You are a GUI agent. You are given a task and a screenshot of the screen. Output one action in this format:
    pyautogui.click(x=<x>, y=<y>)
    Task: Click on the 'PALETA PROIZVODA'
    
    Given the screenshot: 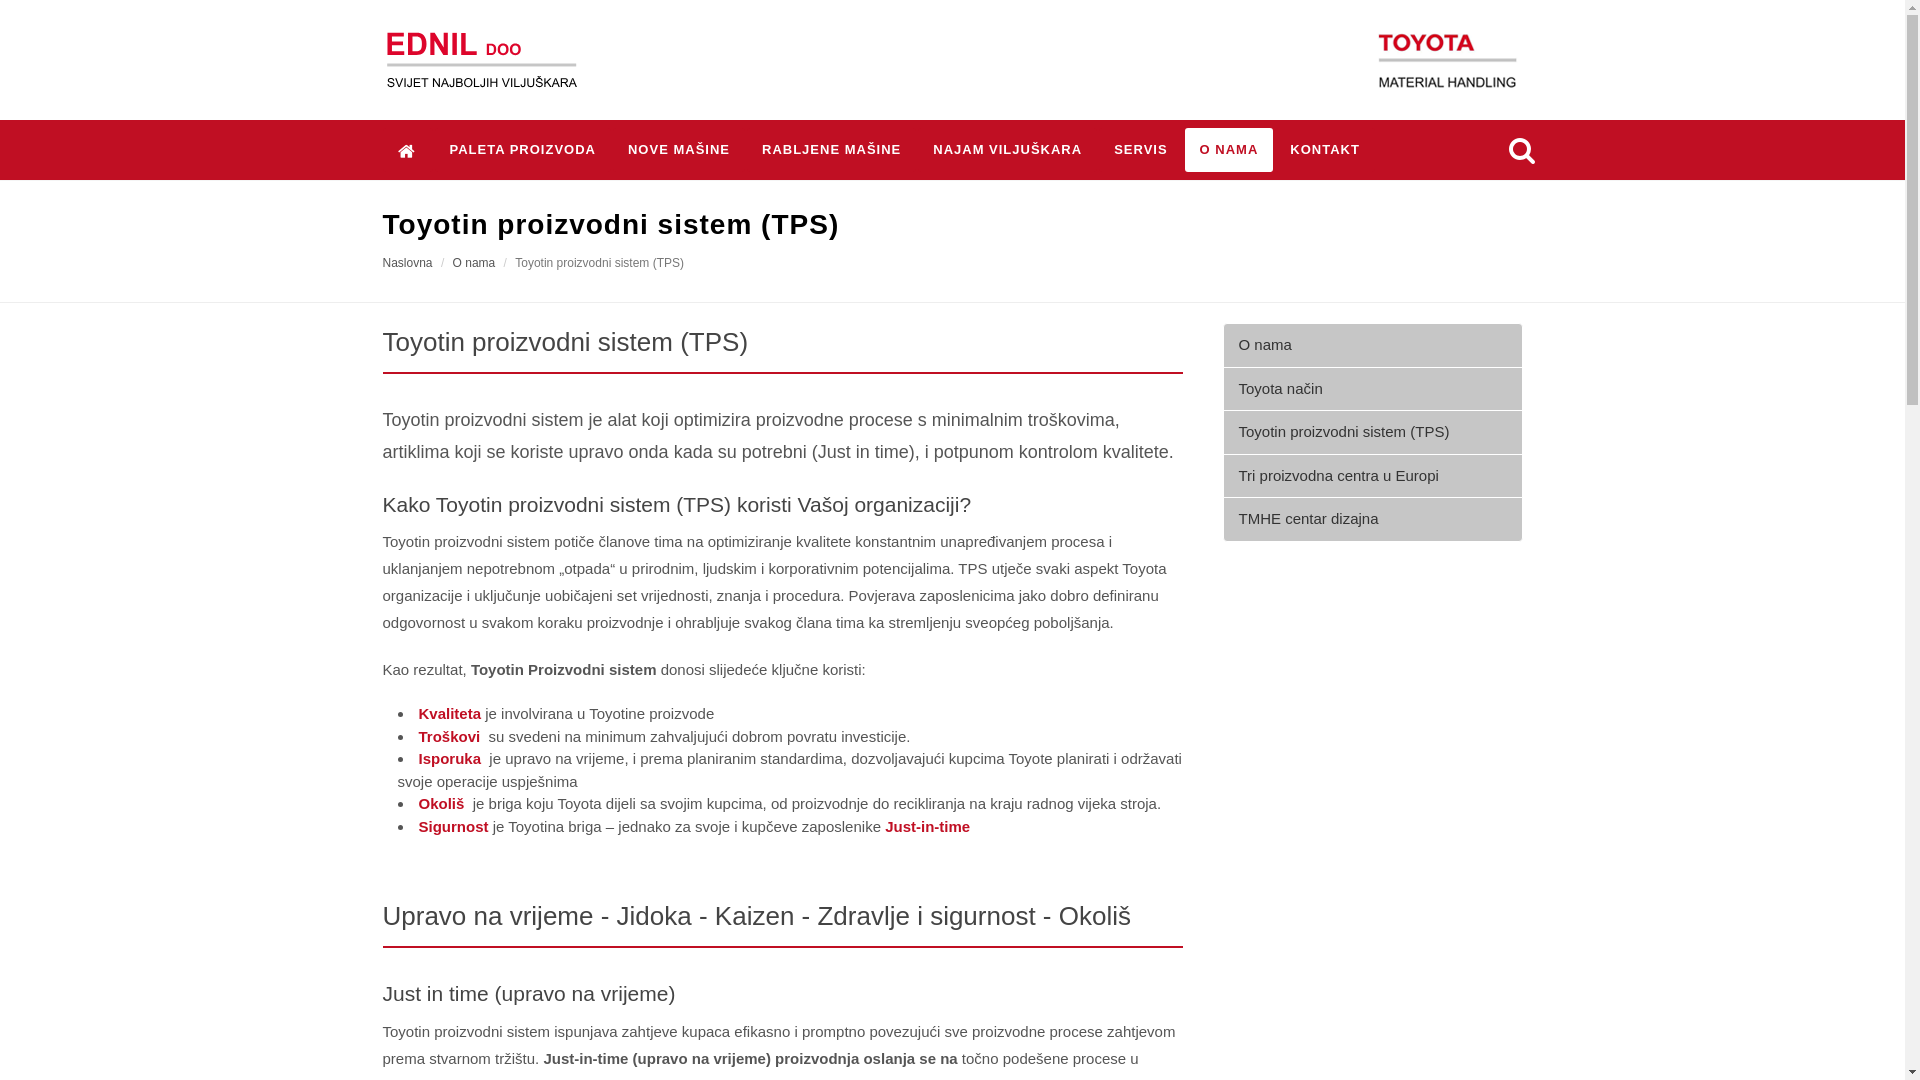 What is the action you would take?
    pyautogui.click(x=522, y=149)
    